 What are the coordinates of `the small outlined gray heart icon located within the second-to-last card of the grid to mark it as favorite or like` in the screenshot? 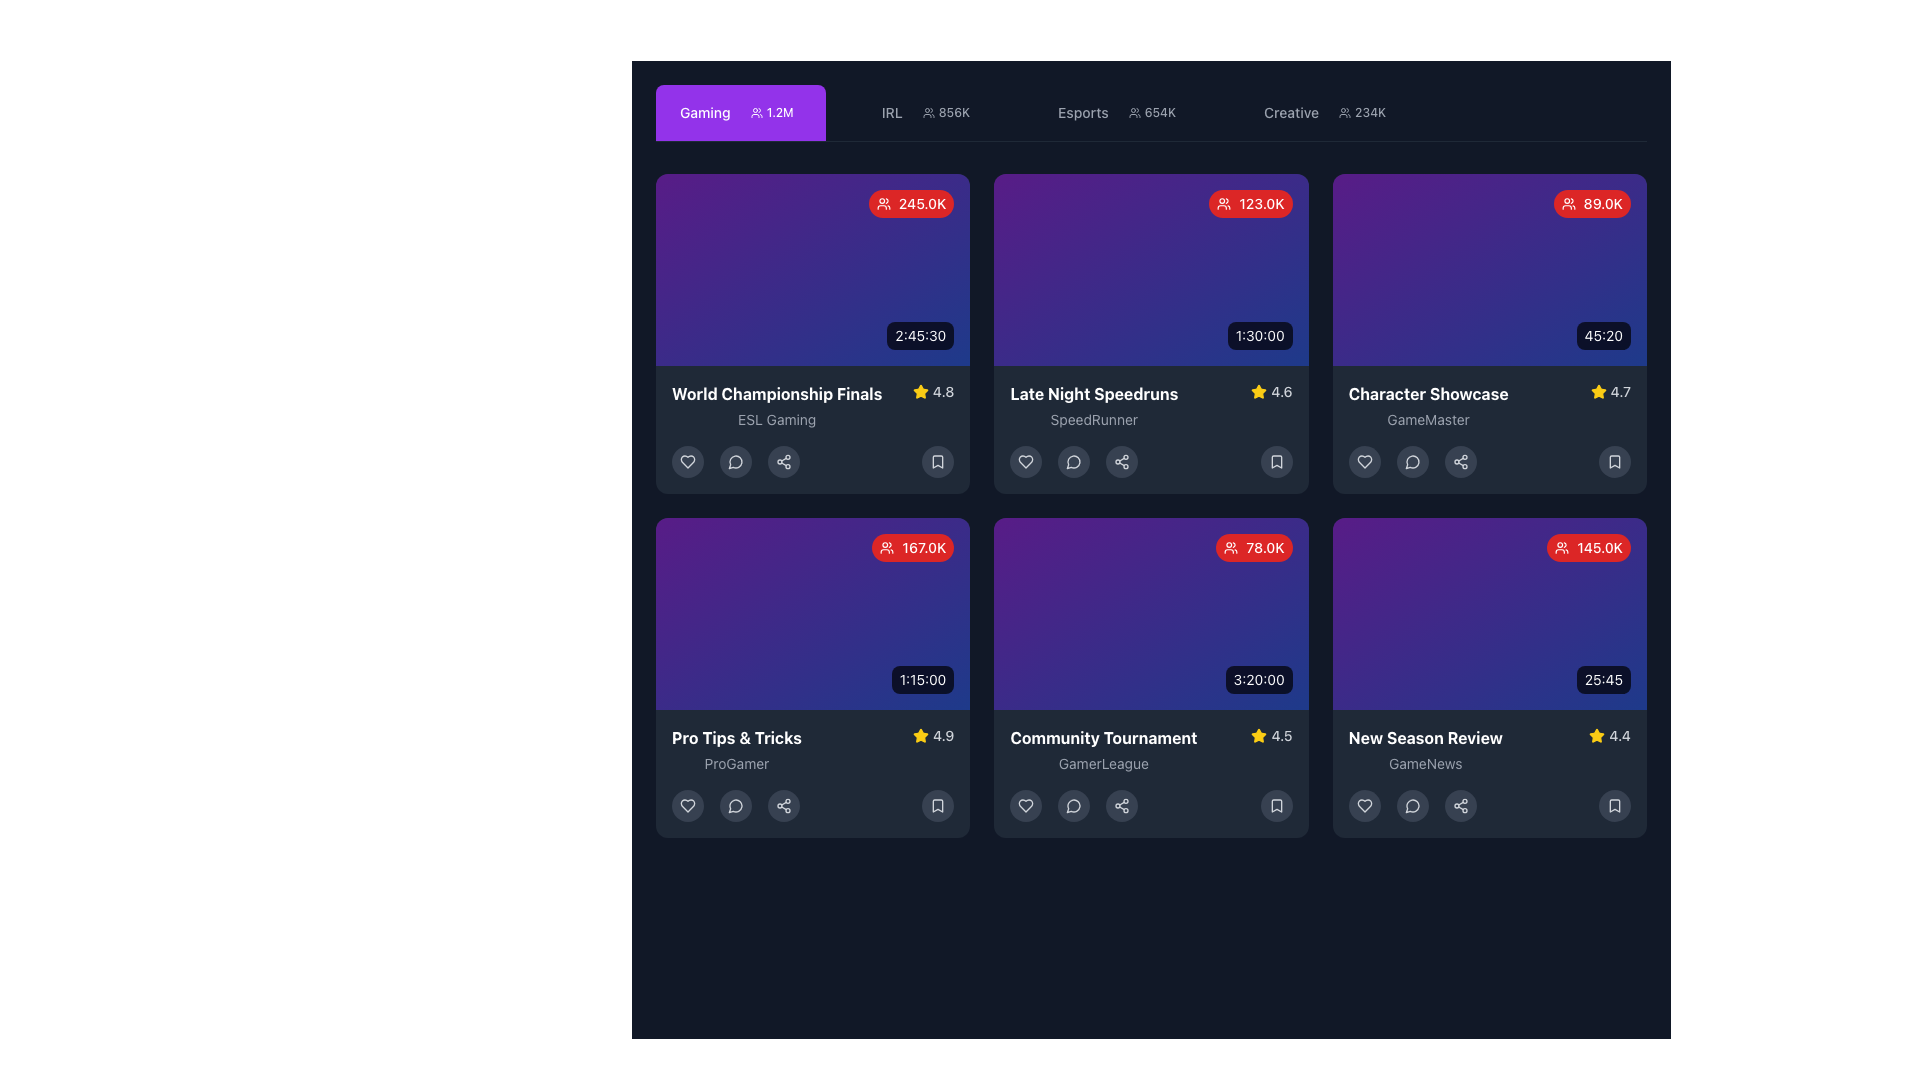 It's located at (1026, 805).